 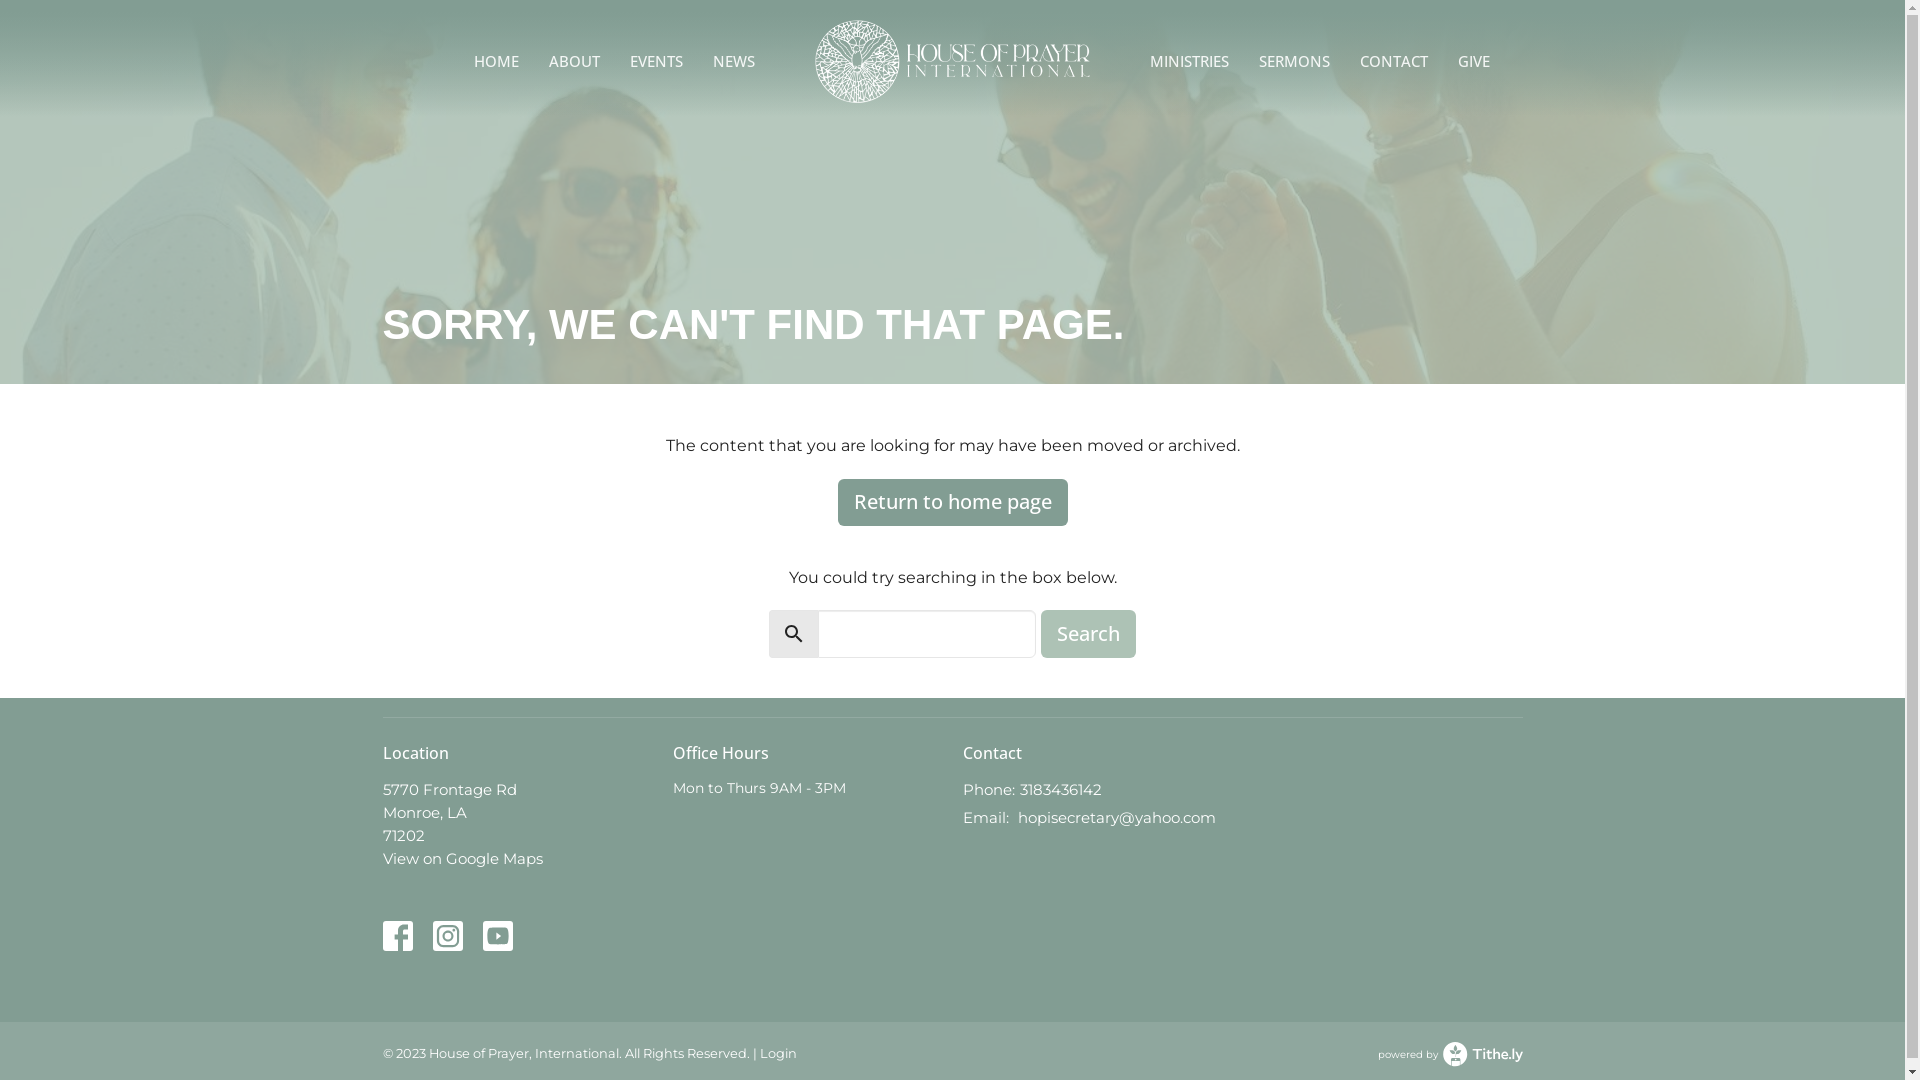 What do you see at coordinates (1294, 60) in the screenshot?
I see `'SERMONS'` at bounding box center [1294, 60].